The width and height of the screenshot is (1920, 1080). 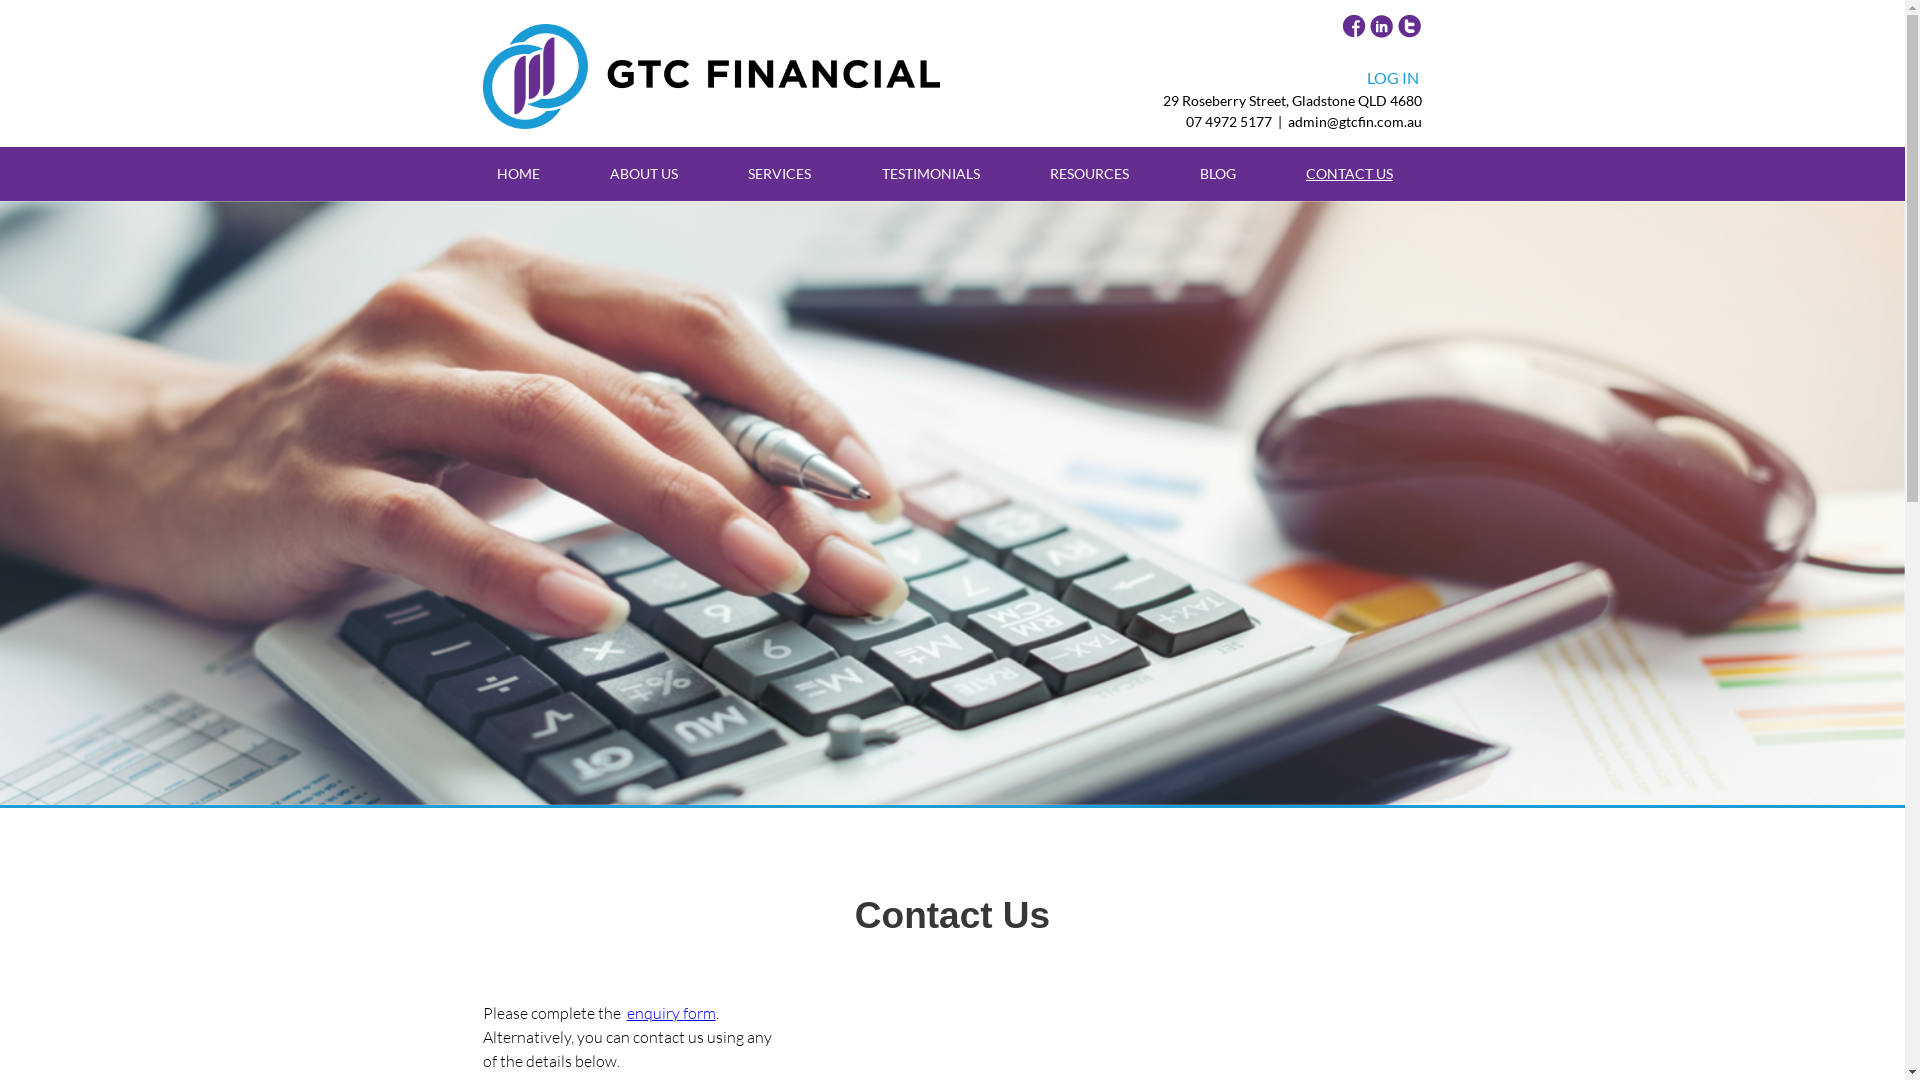 What do you see at coordinates (710, 75) in the screenshot?
I see `'GTC Horizontal Logo'` at bounding box center [710, 75].